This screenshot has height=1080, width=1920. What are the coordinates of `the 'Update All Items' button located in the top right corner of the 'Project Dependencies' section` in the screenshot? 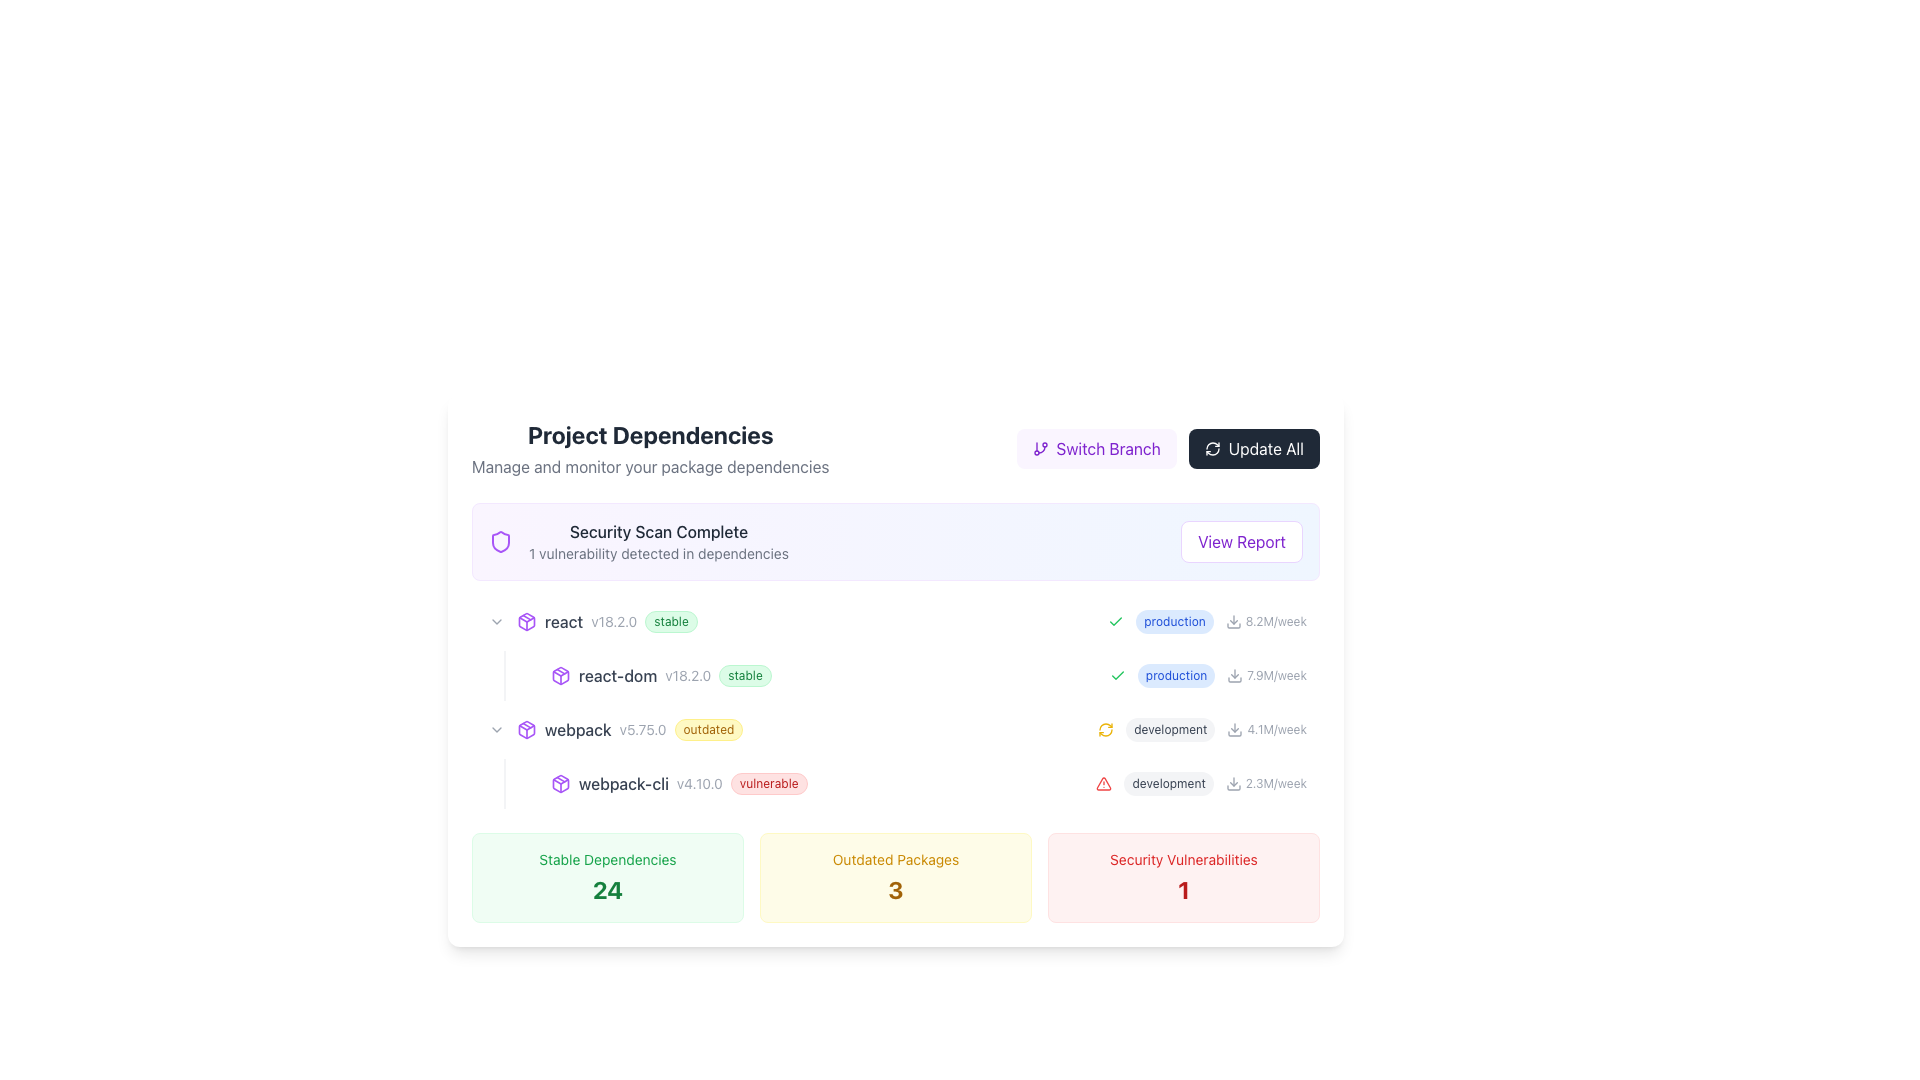 It's located at (1253, 447).